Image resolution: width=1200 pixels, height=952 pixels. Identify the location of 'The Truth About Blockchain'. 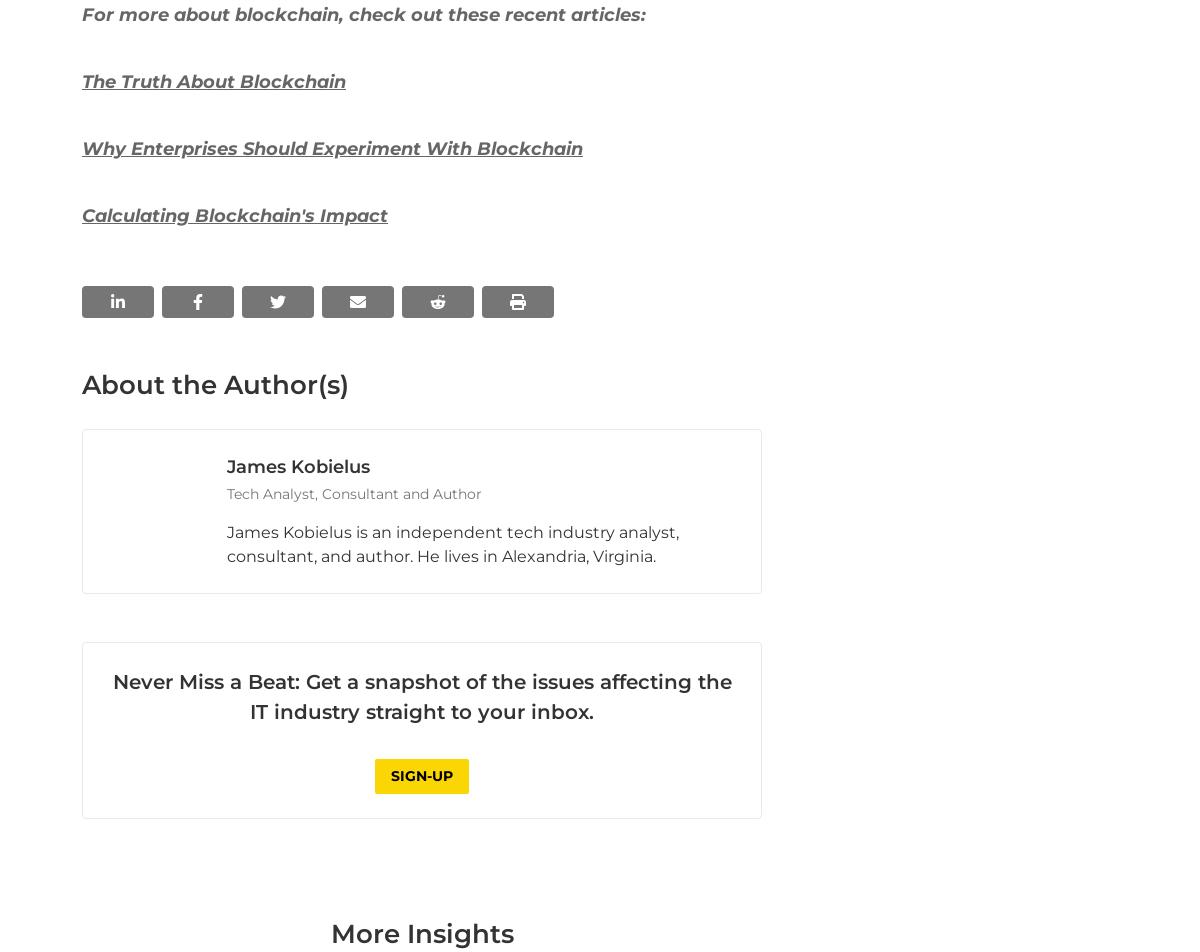
(212, 446).